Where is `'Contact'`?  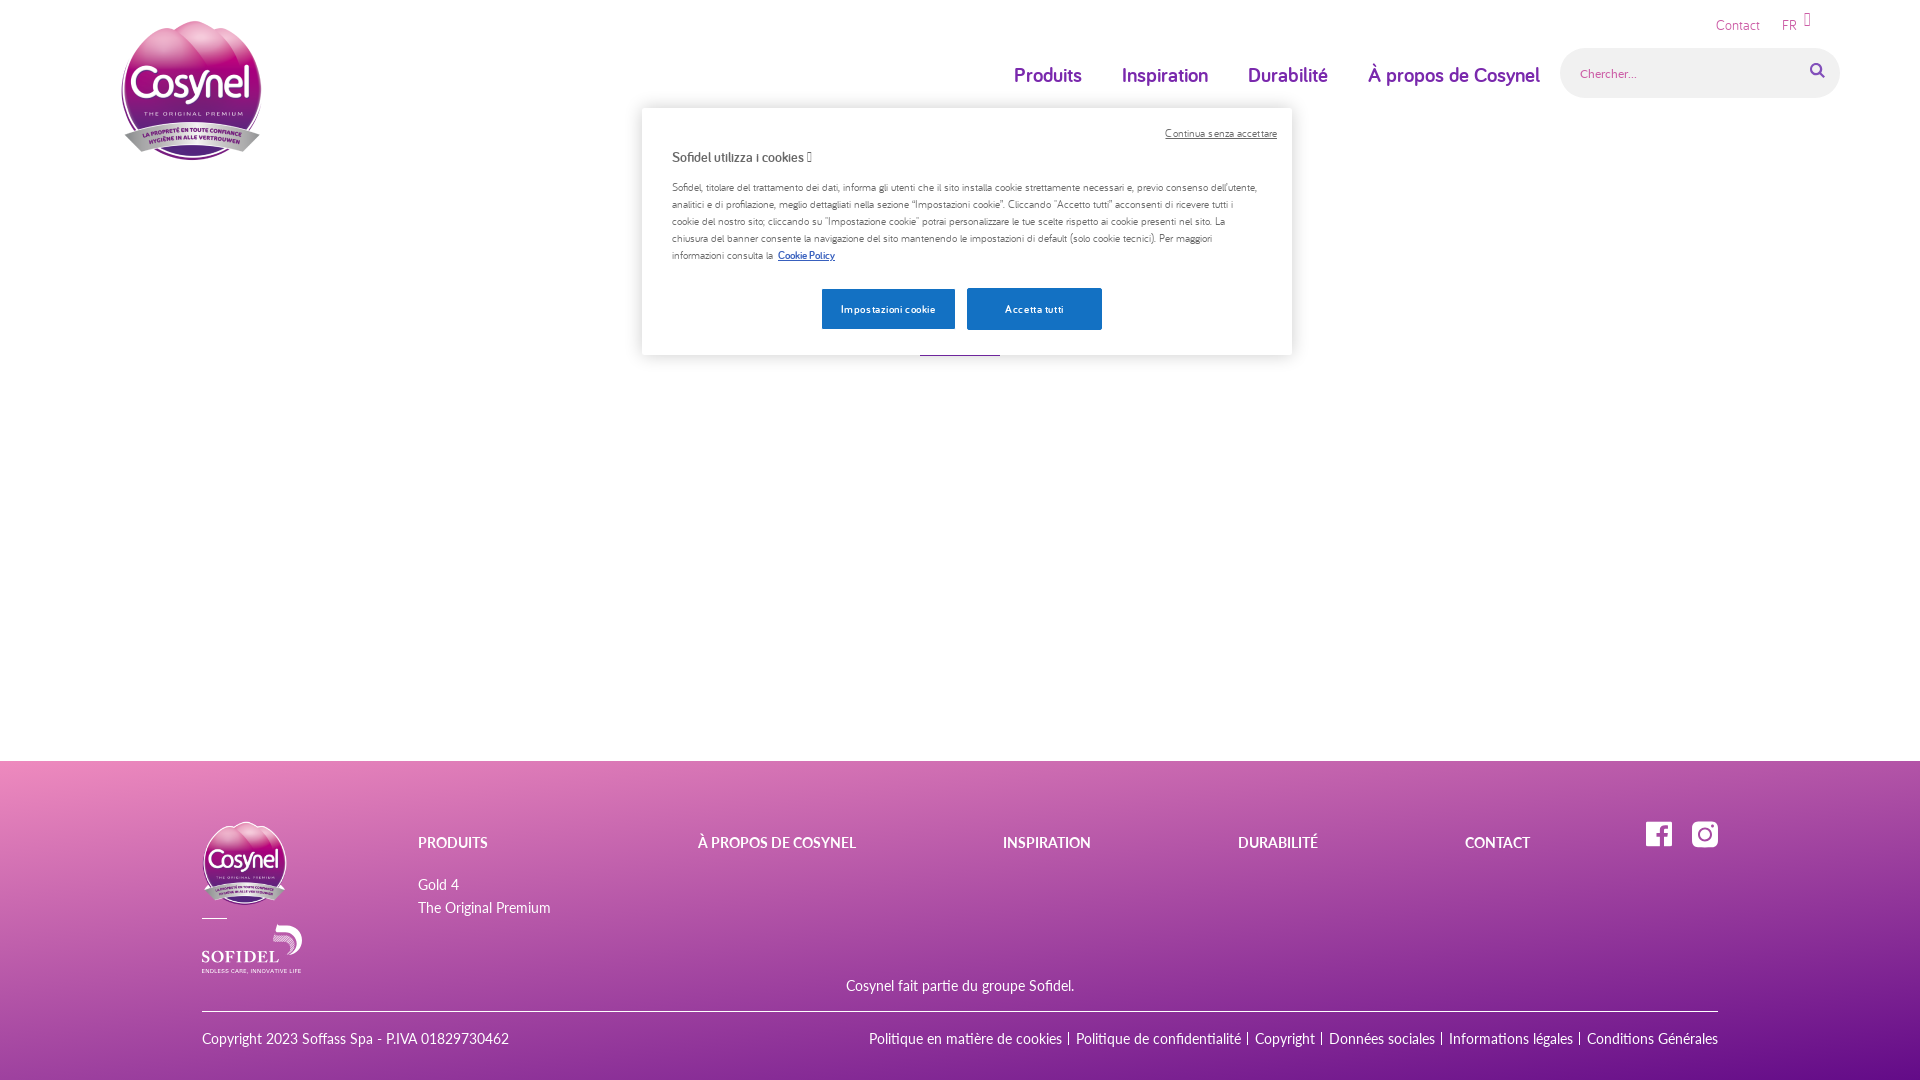 'Contact' is located at coordinates (1736, 25).